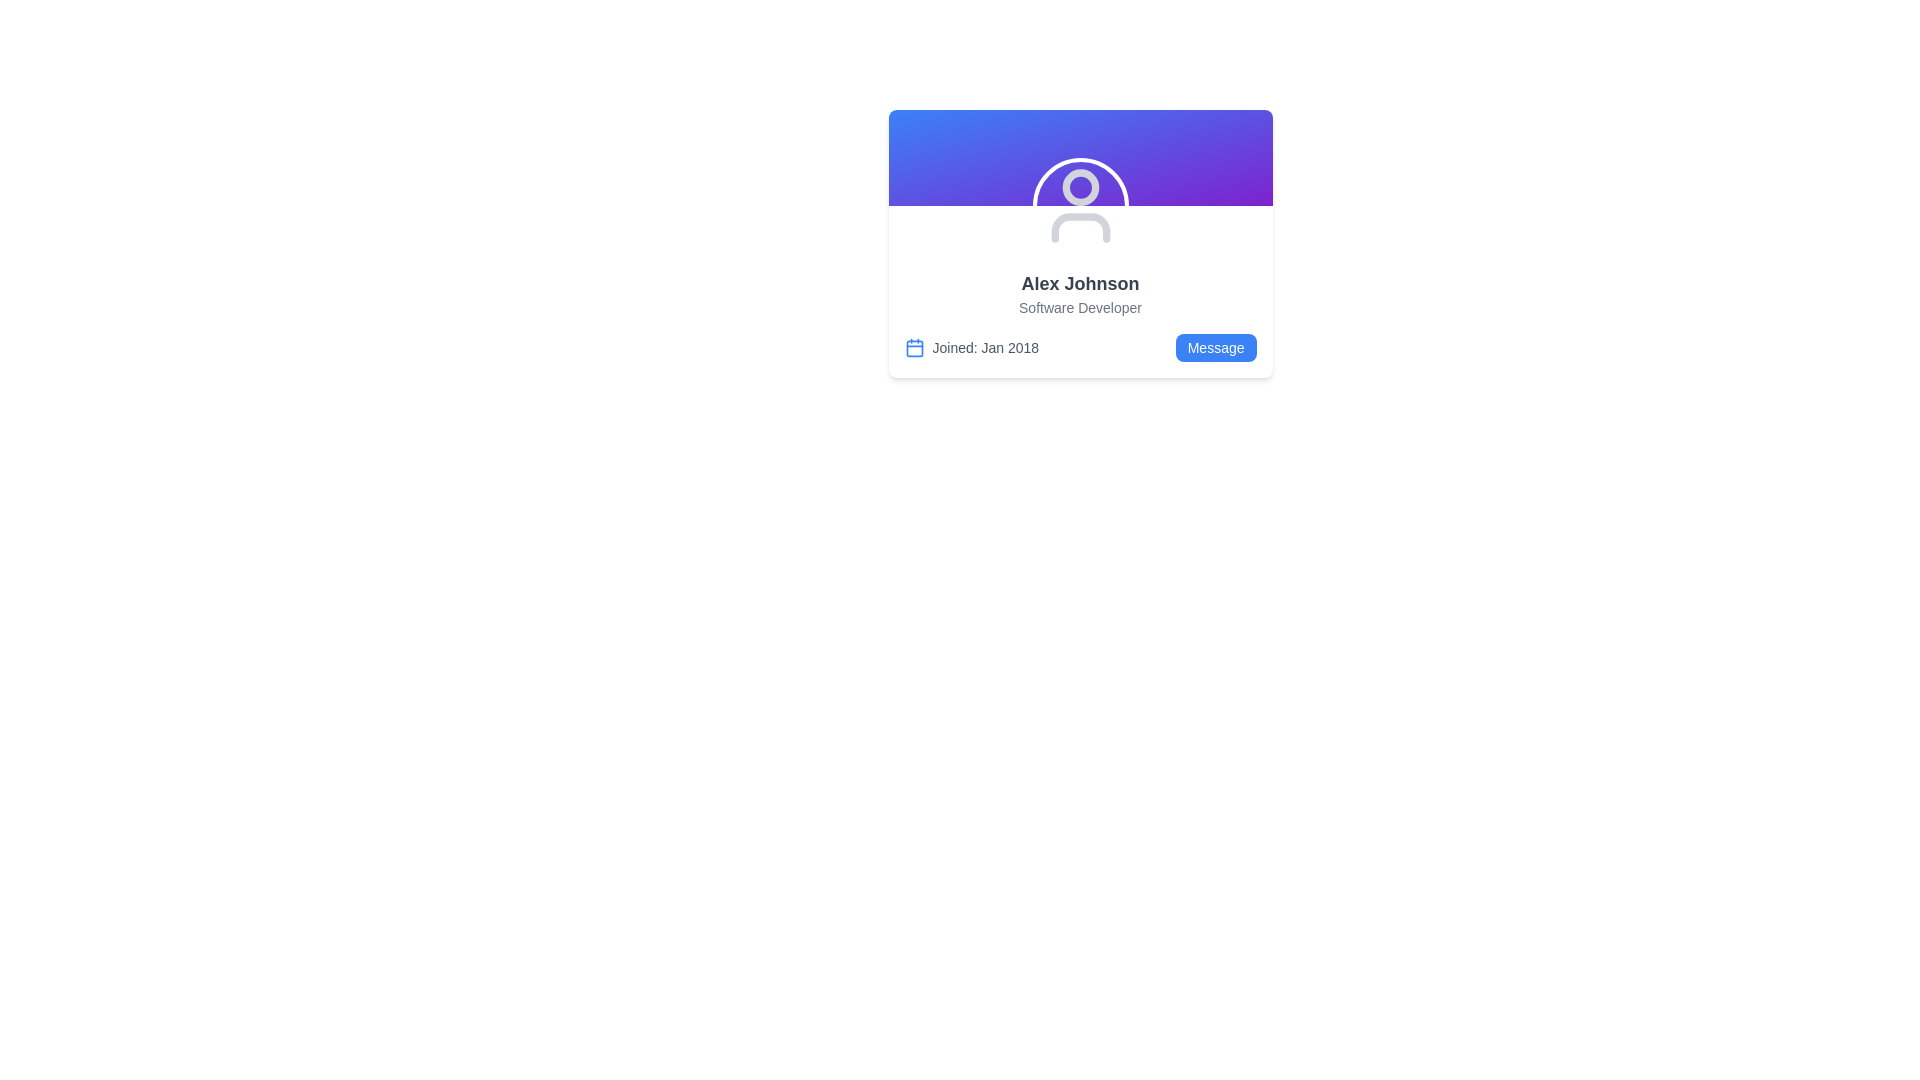 This screenshot has width=1920, height=1080. Describe the element at coordinates (1079, 205) in the screenshot. I see `the user's profile avatar display area, which is located at the vertical center of the card` at that location.